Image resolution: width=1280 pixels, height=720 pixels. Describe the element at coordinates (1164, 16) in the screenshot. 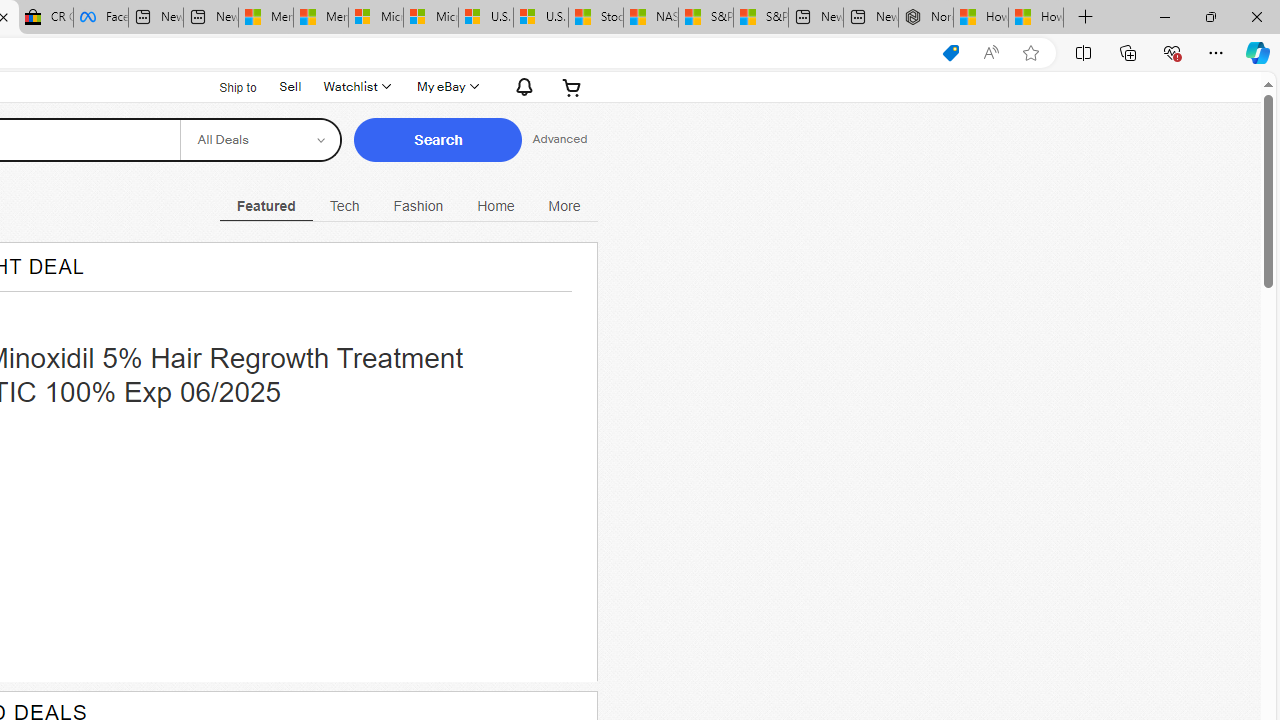

I see `'Minimize'` at that location.